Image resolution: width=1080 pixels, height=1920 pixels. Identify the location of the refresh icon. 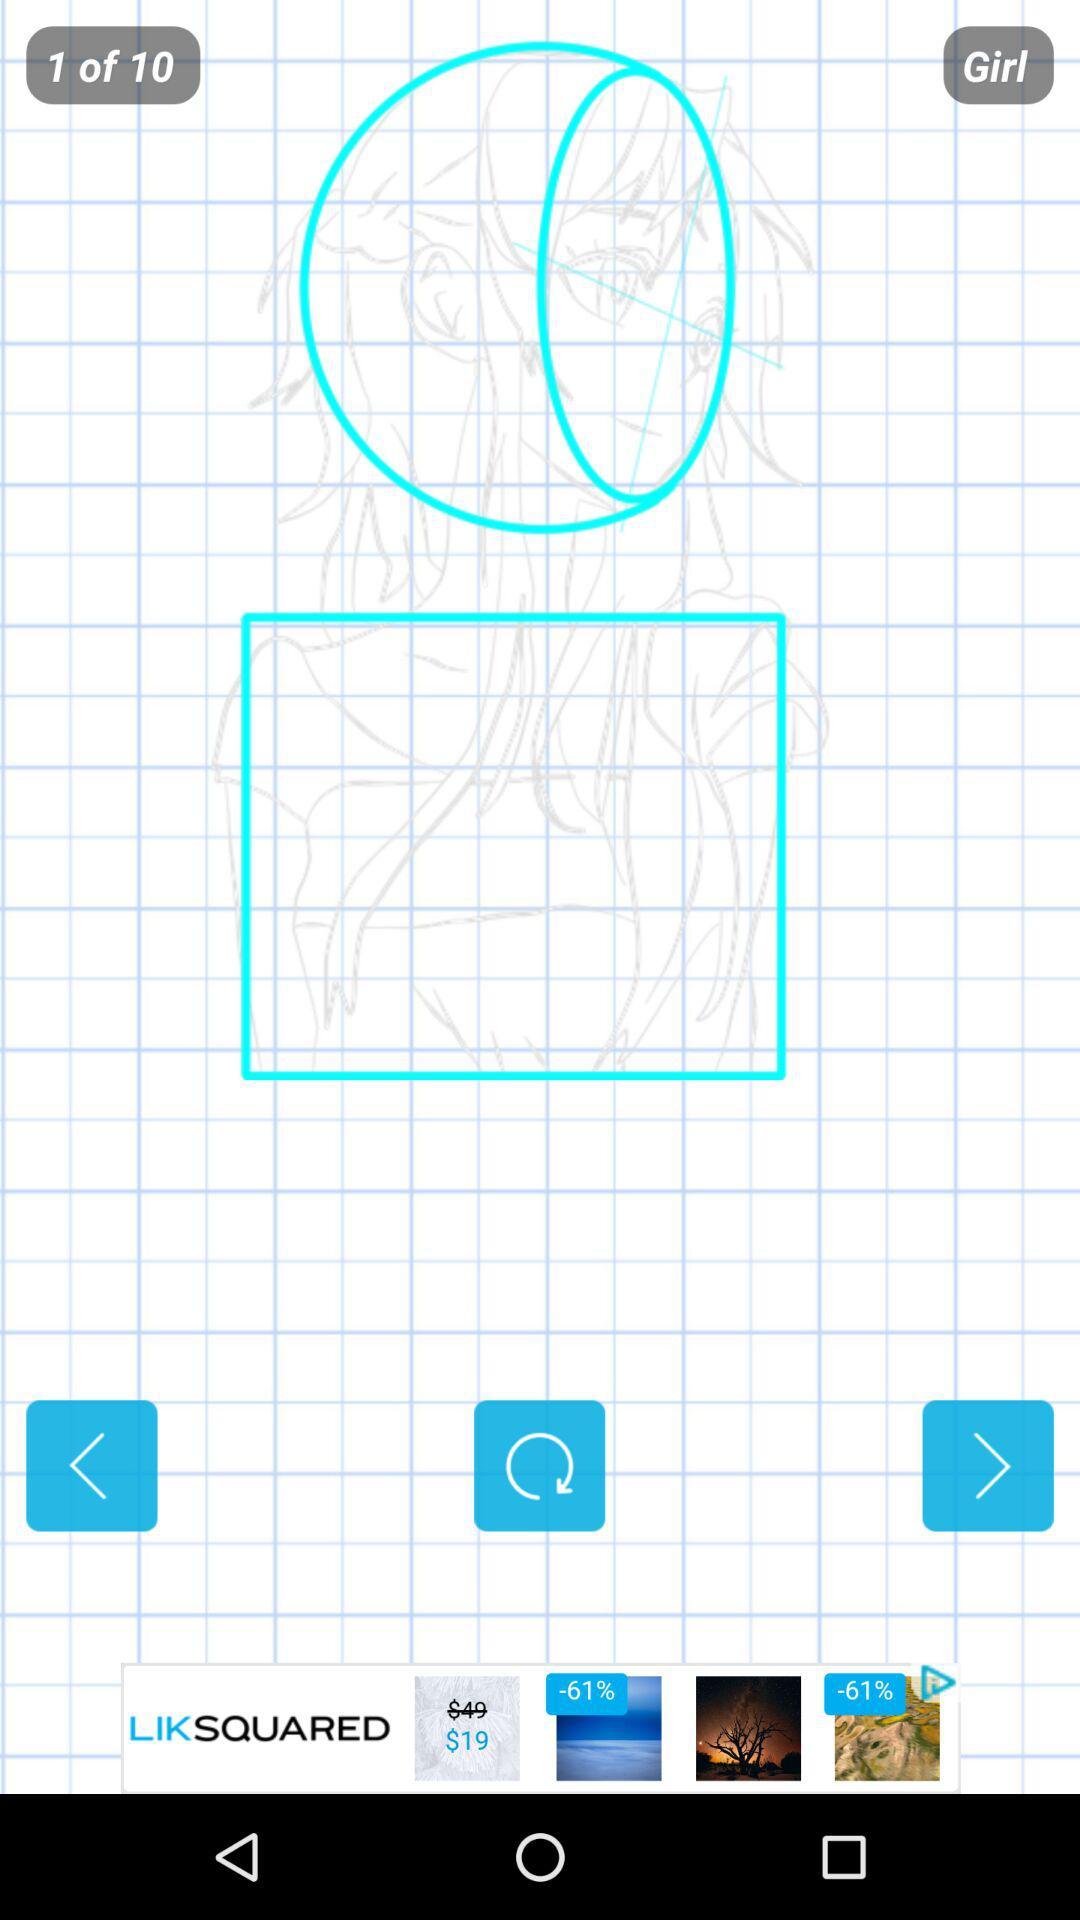
(538, 1567).